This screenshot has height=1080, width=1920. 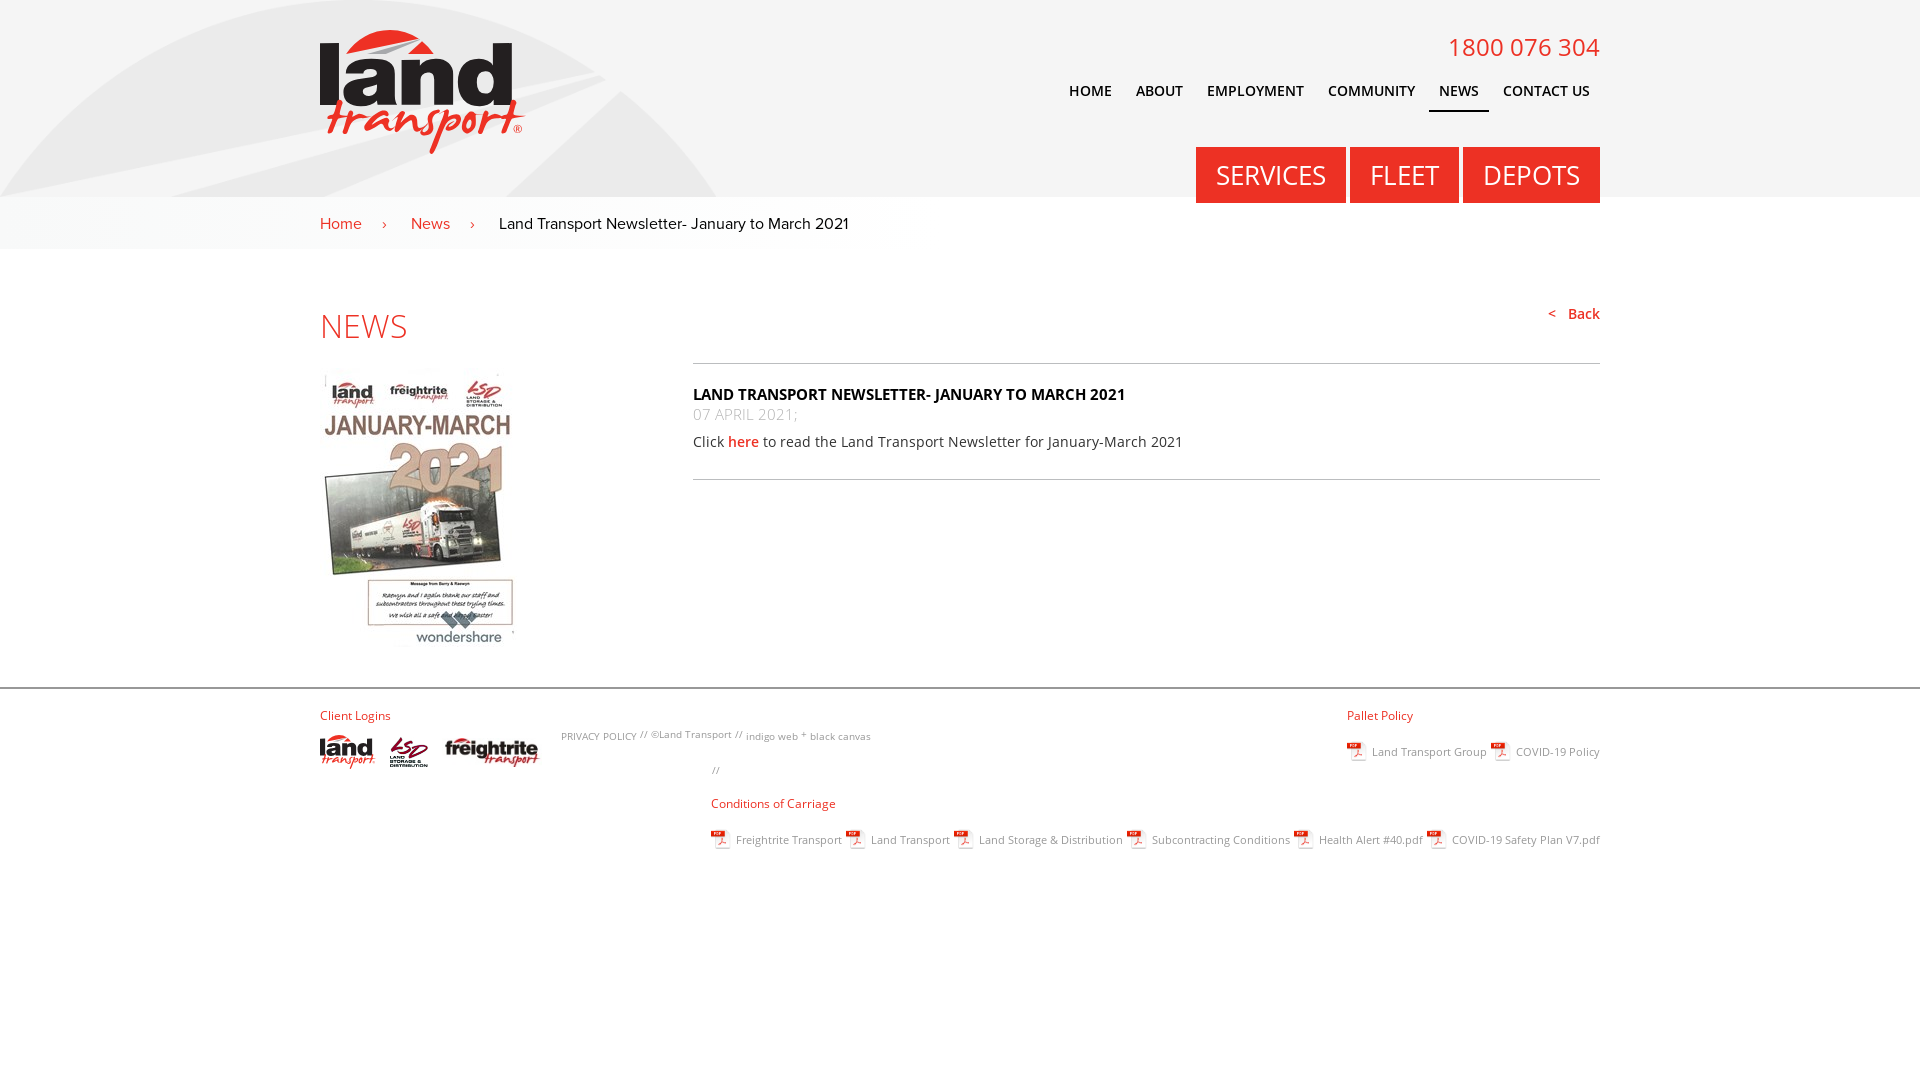 What do you see at coordinates (742, 440) in the screenshot?
I see `'here'` at bounding box center [742, 440].